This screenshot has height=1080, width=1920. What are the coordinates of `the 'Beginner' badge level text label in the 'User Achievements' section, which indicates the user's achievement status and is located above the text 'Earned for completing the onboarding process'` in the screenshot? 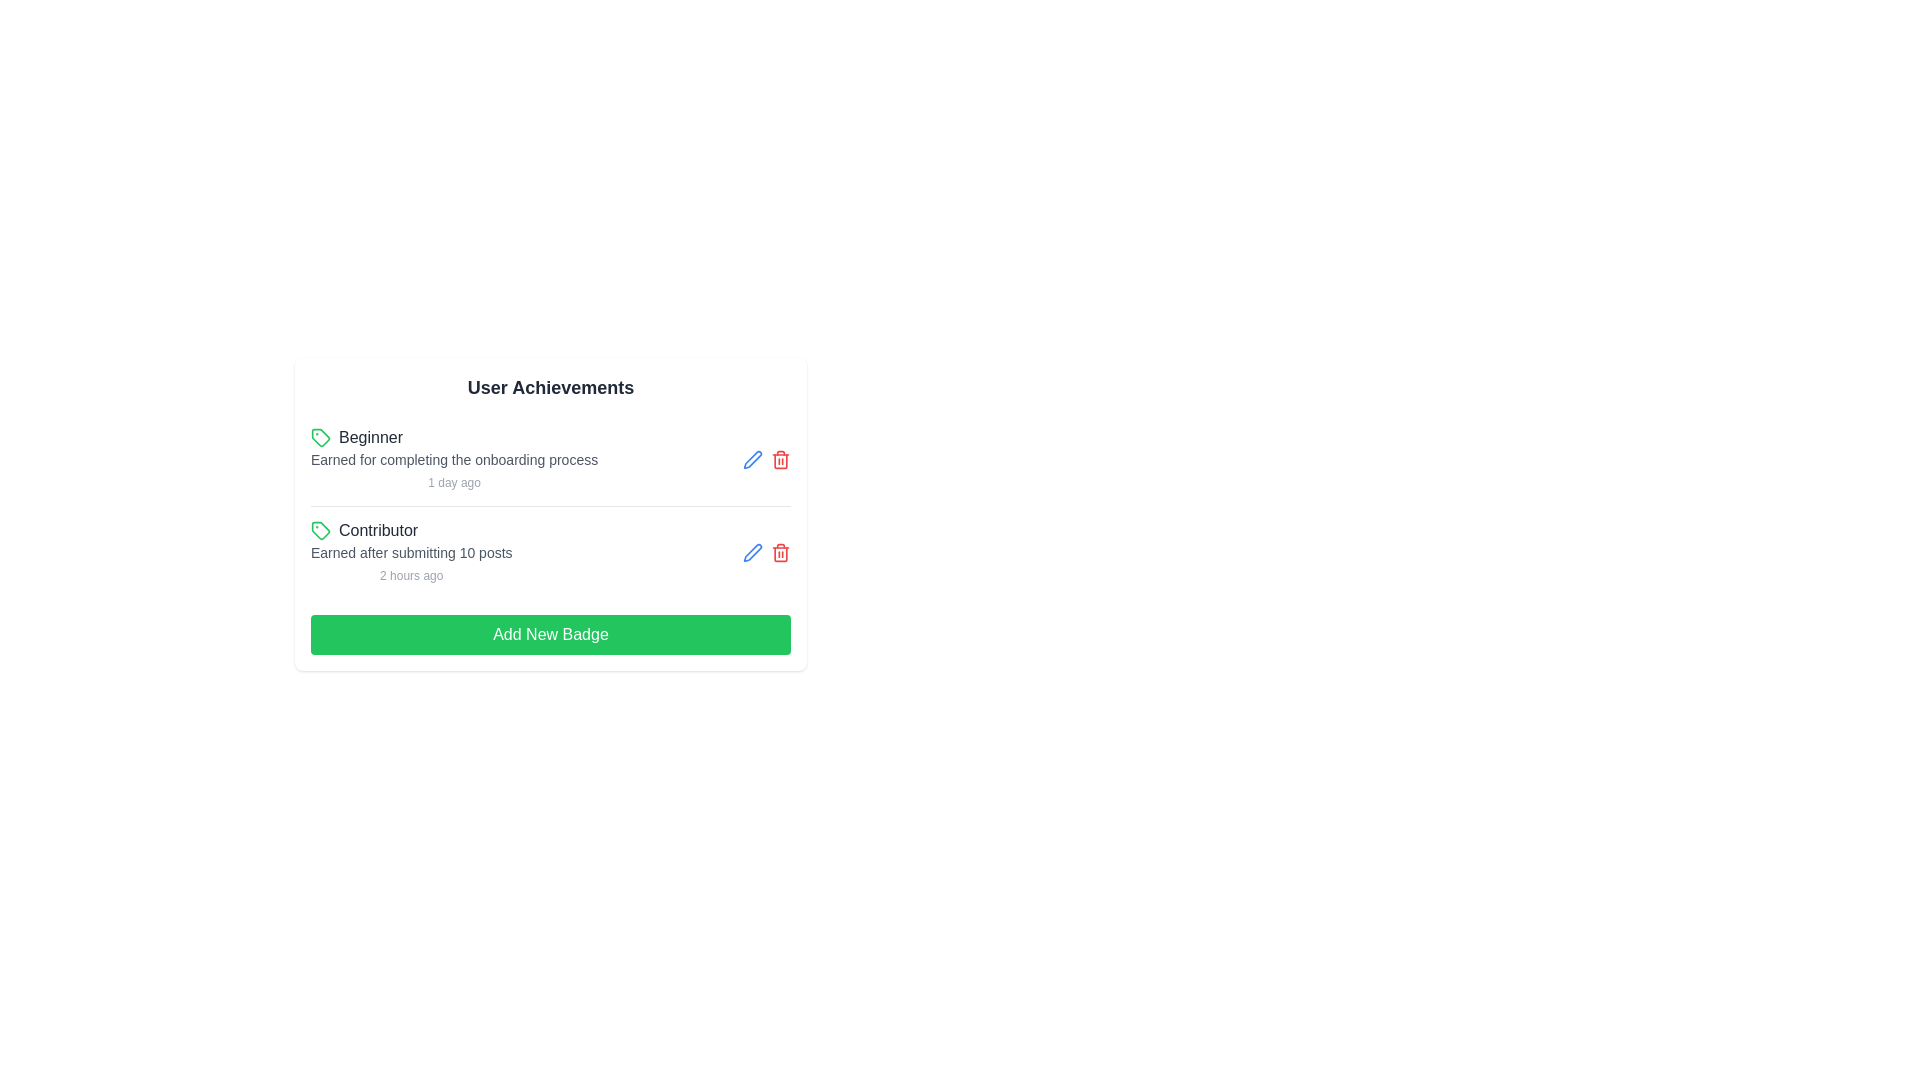 It's located at (370, 437).